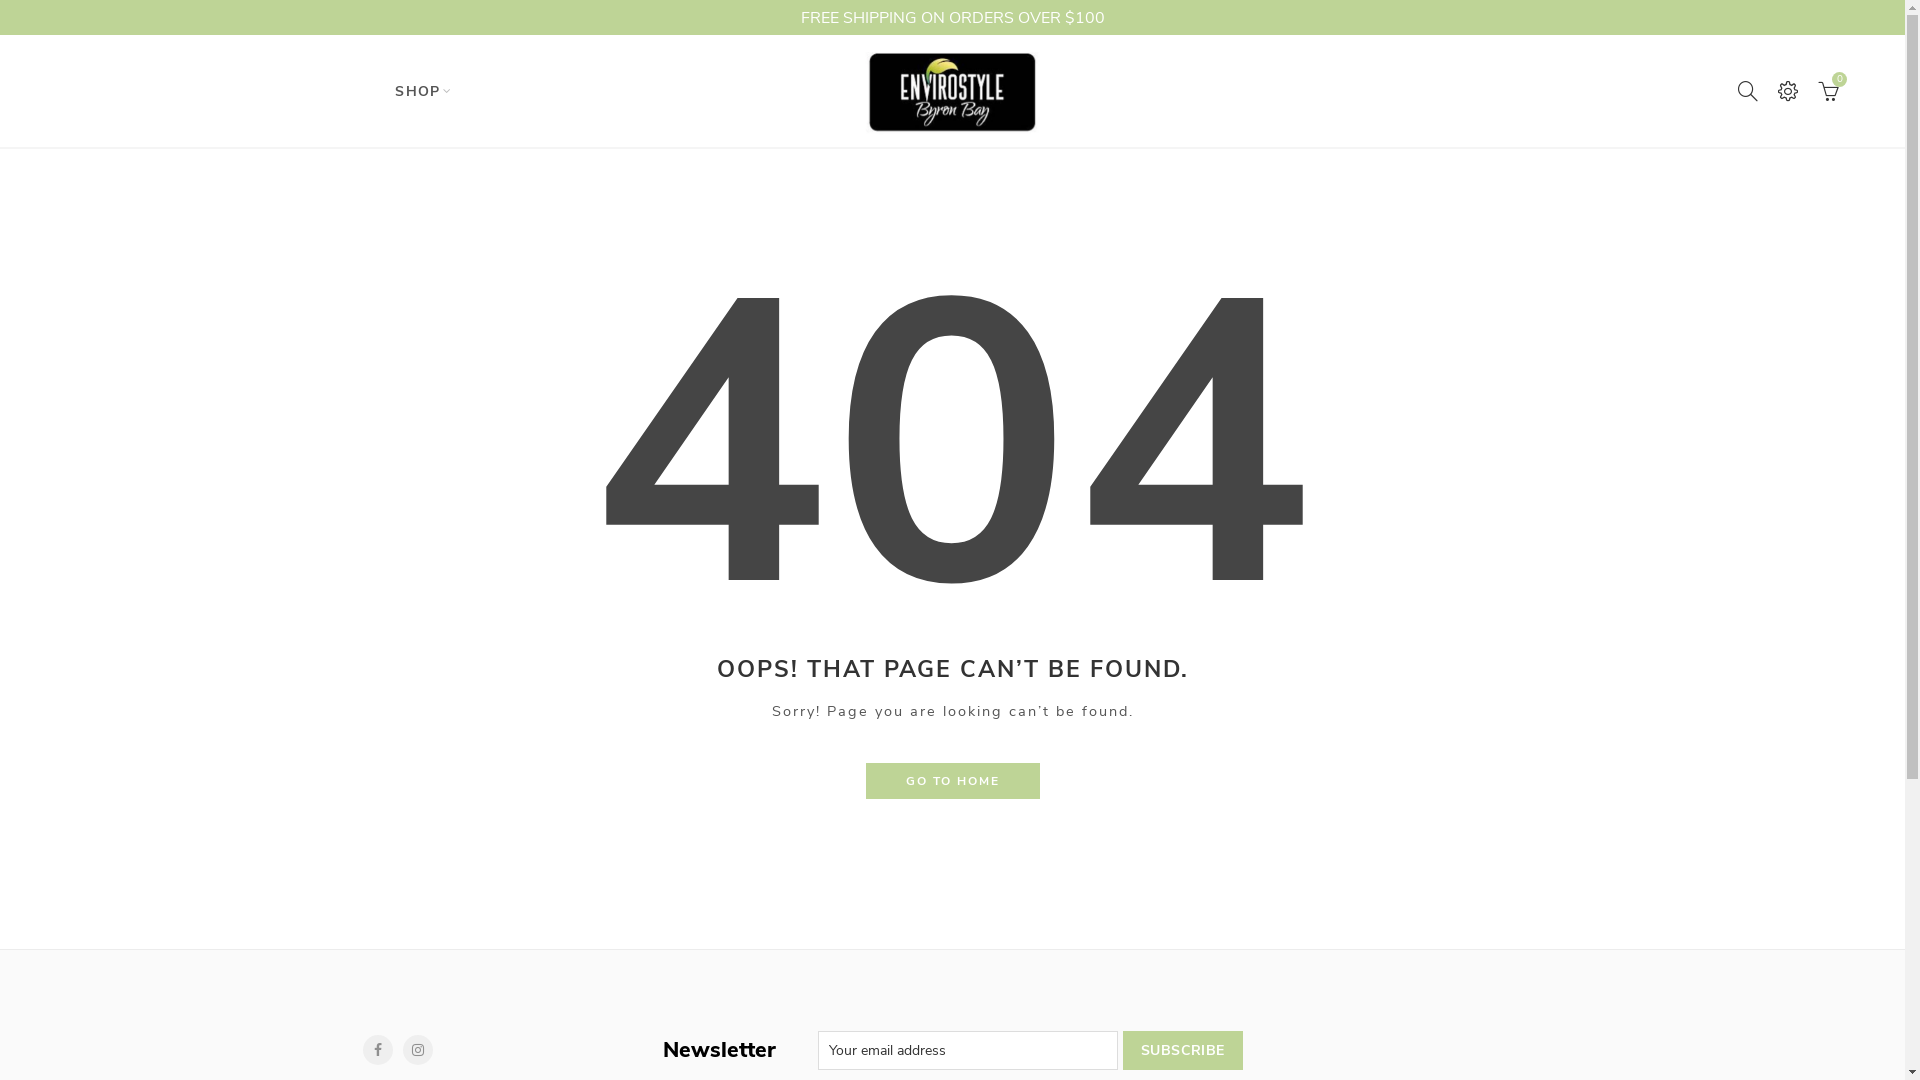  What do you see at coordinates (1829, 91) in the screenshot?
I see `'0'` at bounding box center [1829, 91].